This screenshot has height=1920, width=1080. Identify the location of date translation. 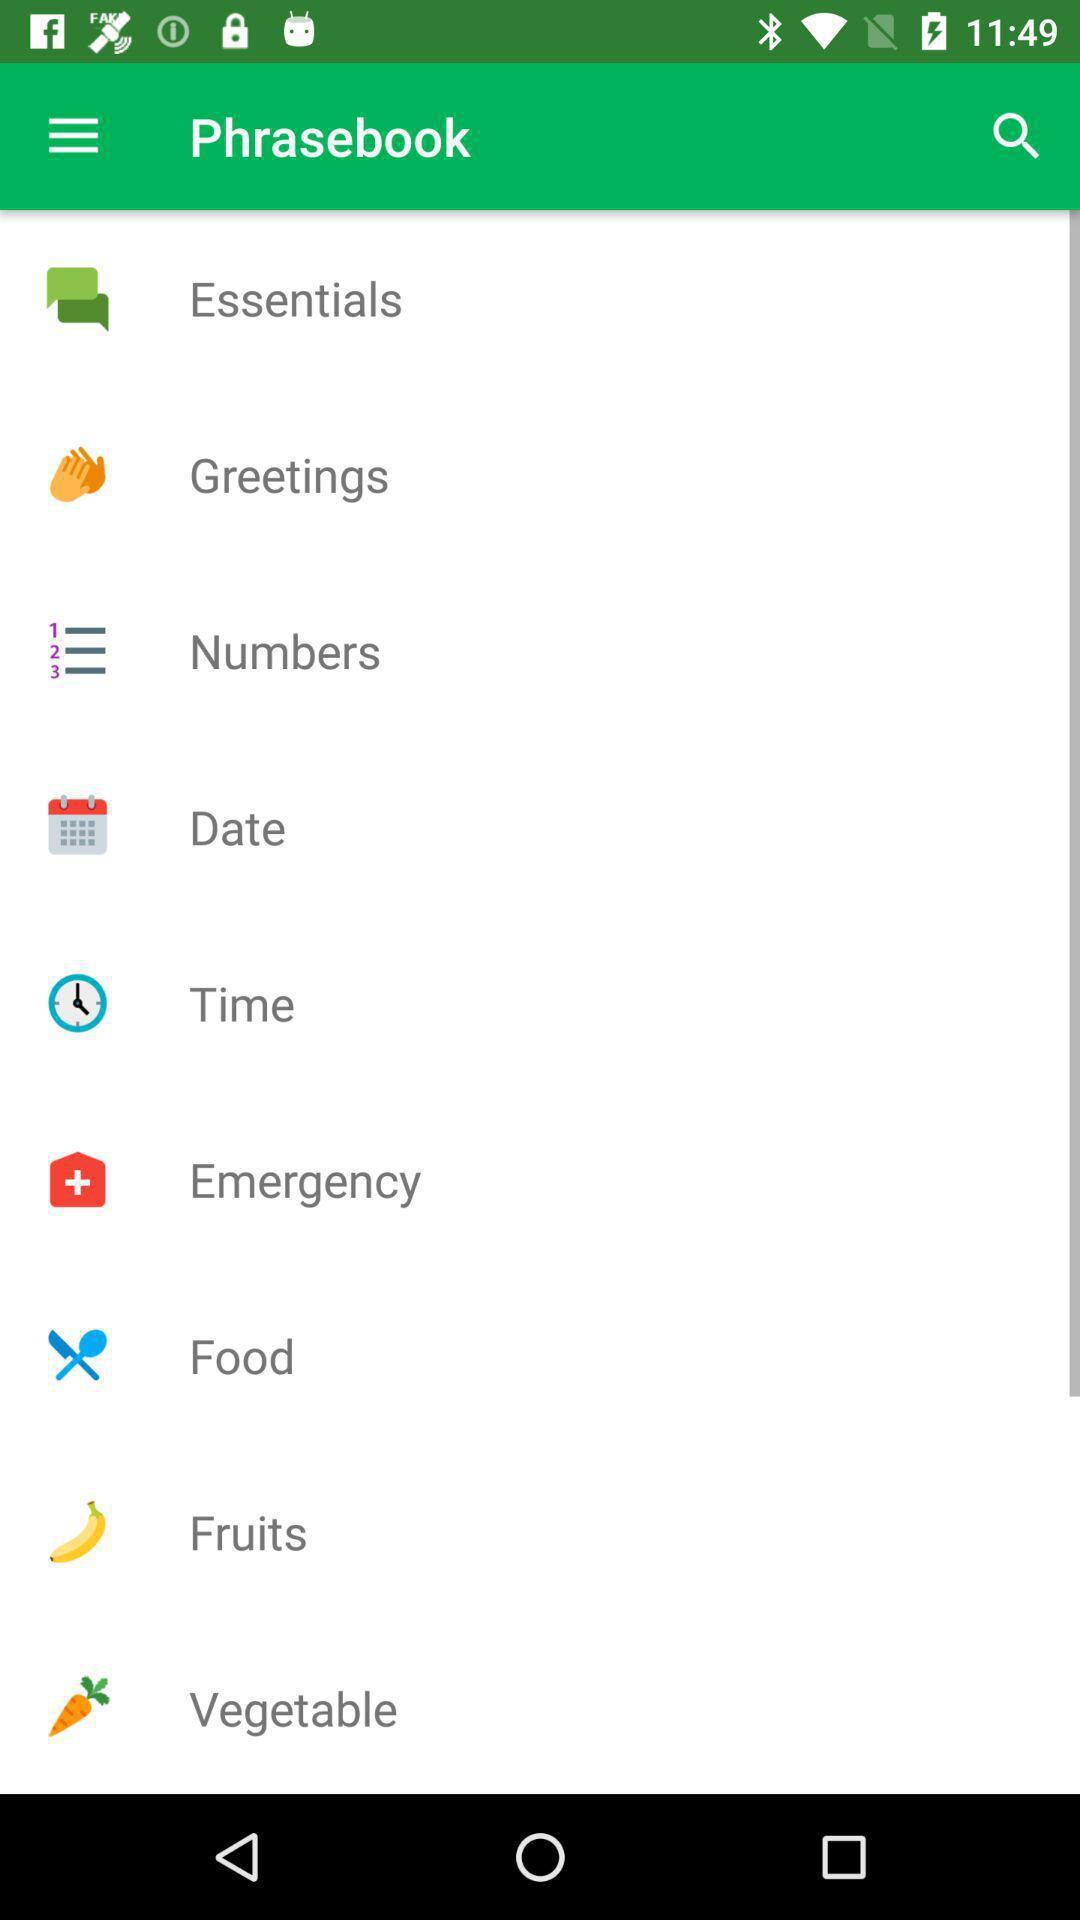
(76, 826).